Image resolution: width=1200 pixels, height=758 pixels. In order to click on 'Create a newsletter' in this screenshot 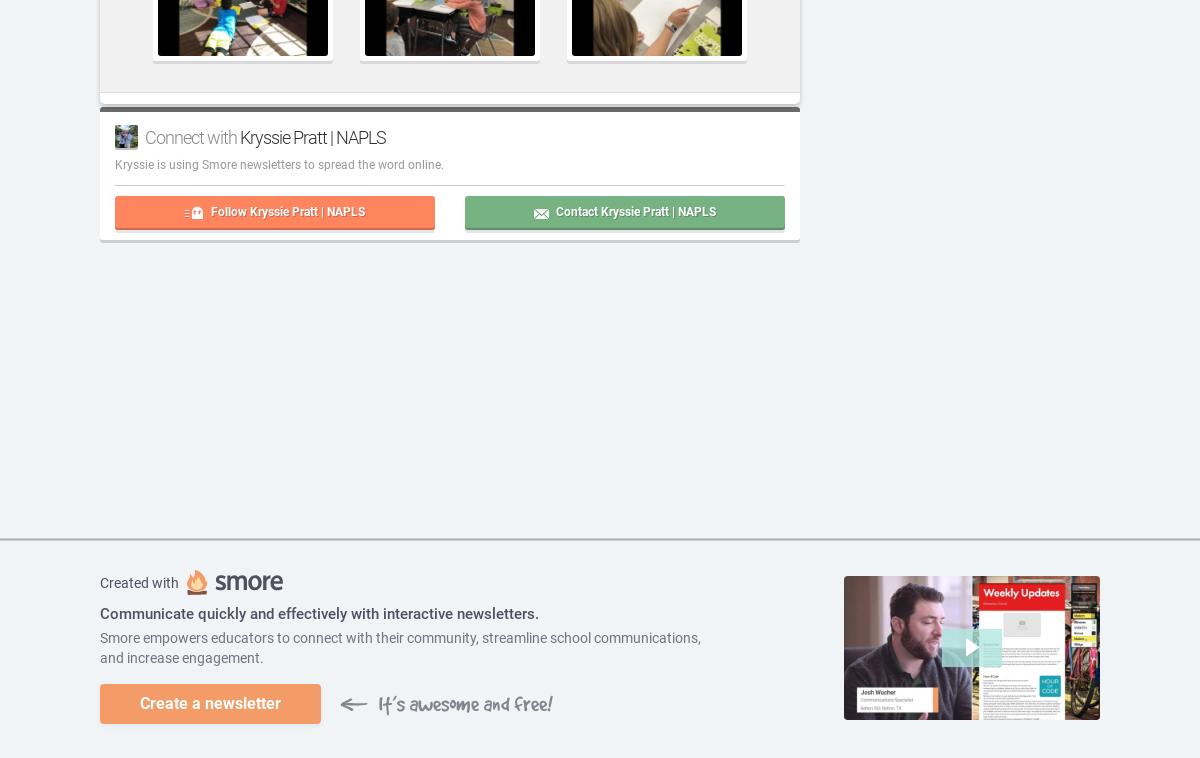, I will do `click(209, 702)`.